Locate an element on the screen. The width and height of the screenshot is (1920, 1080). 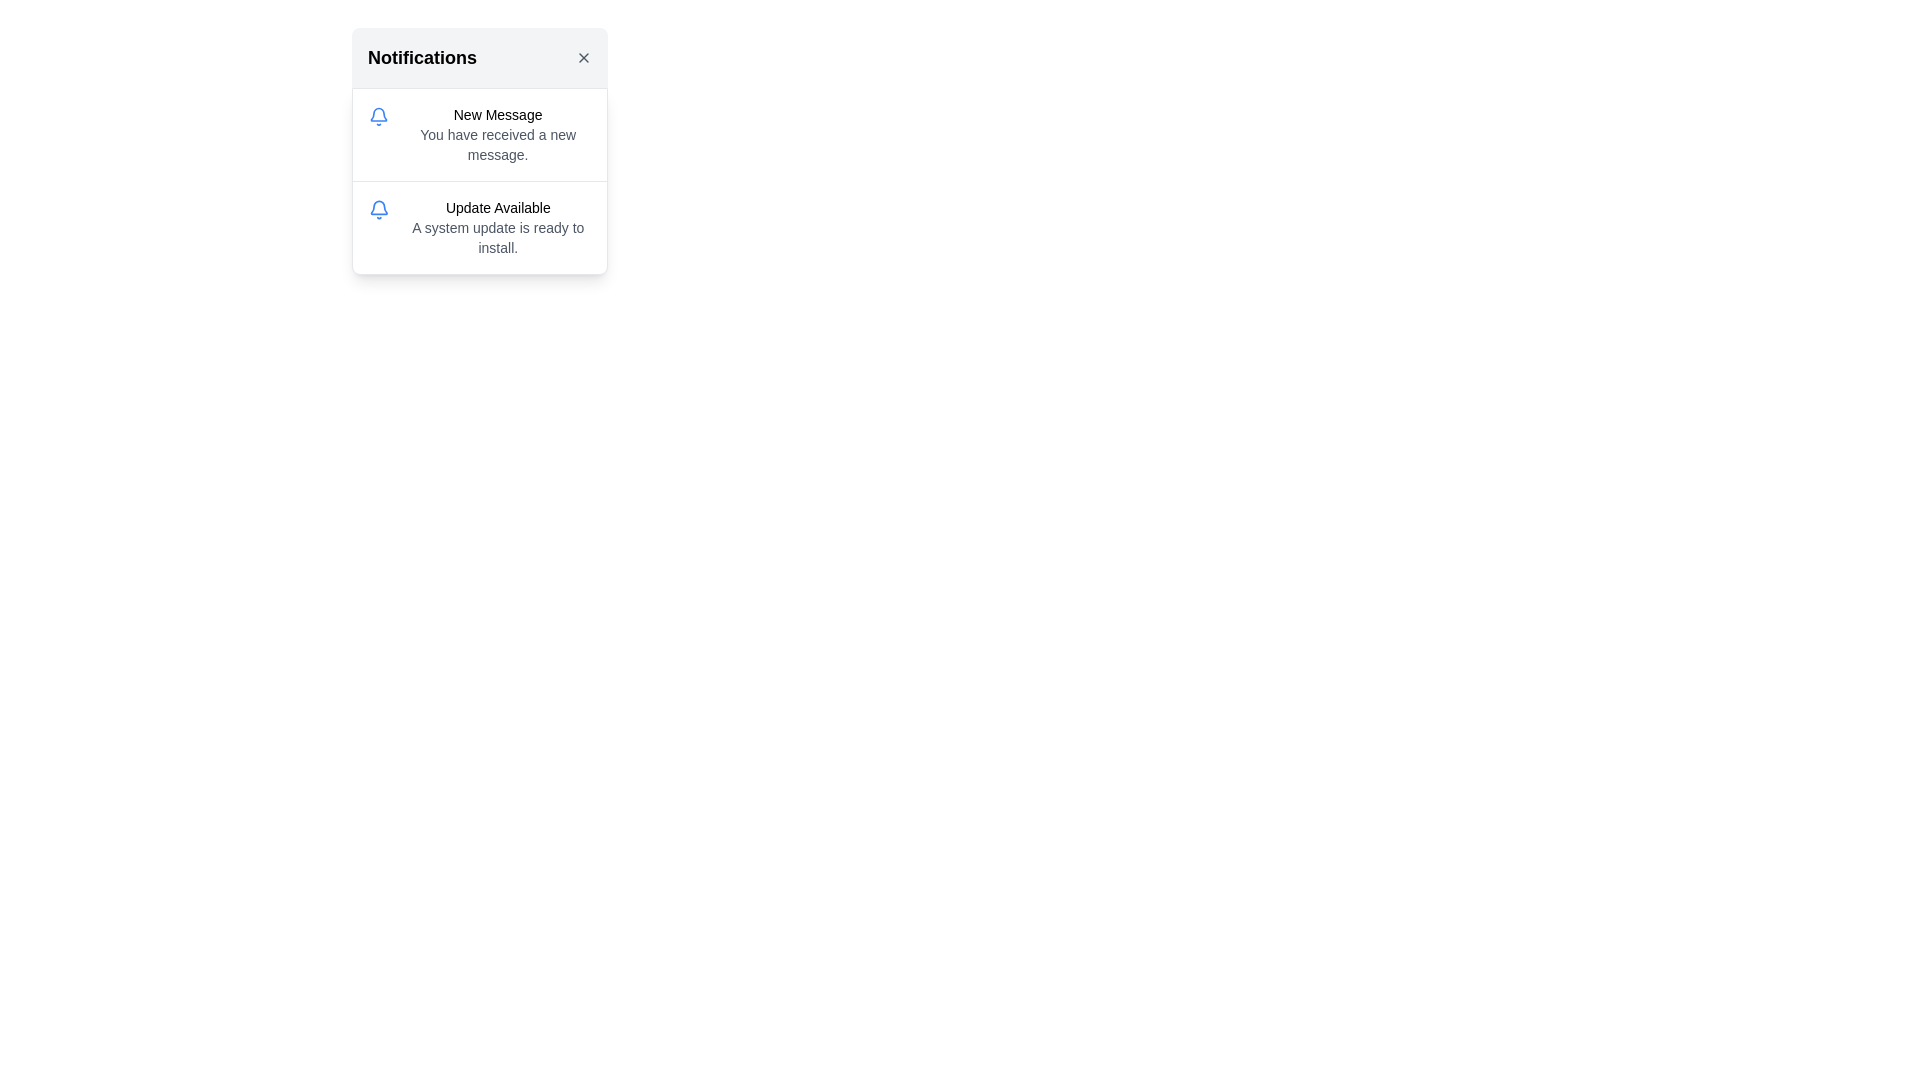
the second notification item in the list that contains the text 'Update Available' and 'A system update is ready to install' is located at coordinates (480, 226).